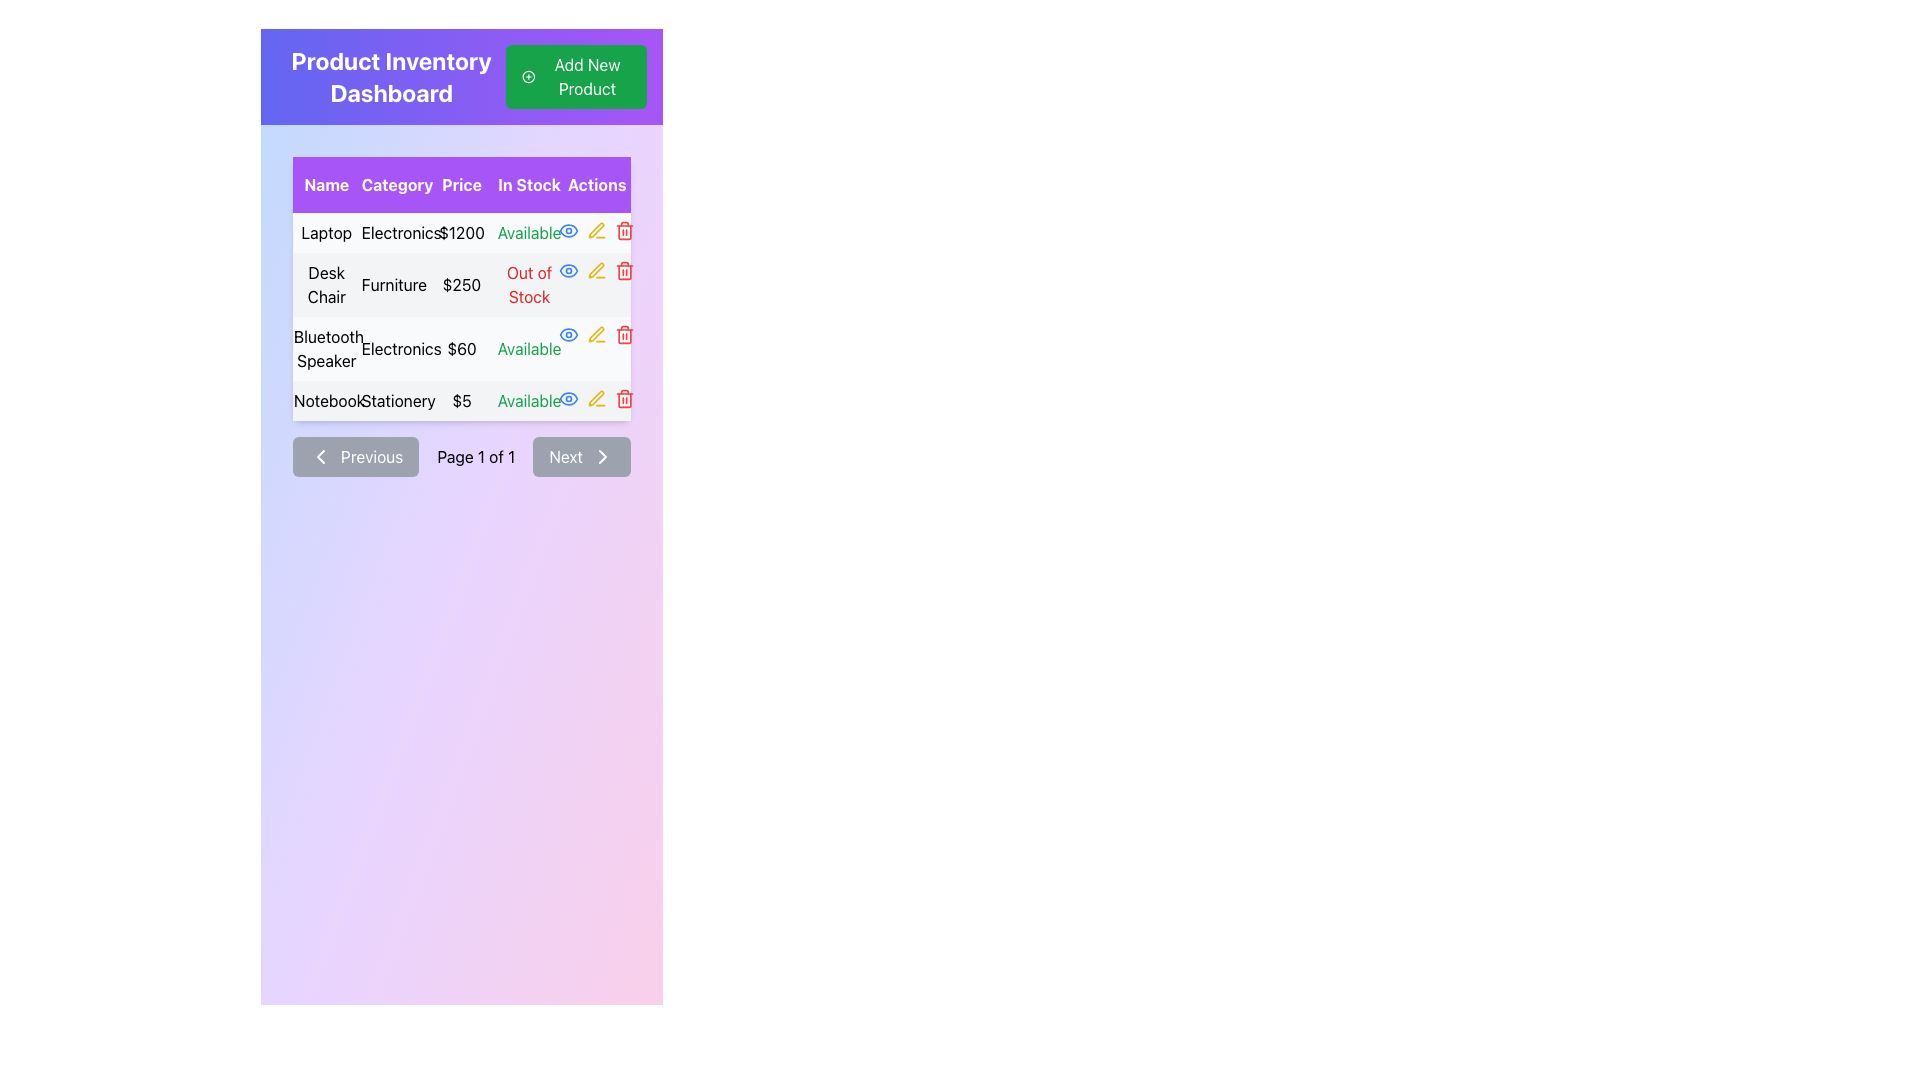 Image resolution: width=1920 pixels, height=1080 pixels. What do you see at coordinates (529, 231) in the screenshot?
I see `the Static Text Label displaying 'Available' in green color located in the 'In Stock' column of the first row in the table layout` at bounding box center [529, 231].